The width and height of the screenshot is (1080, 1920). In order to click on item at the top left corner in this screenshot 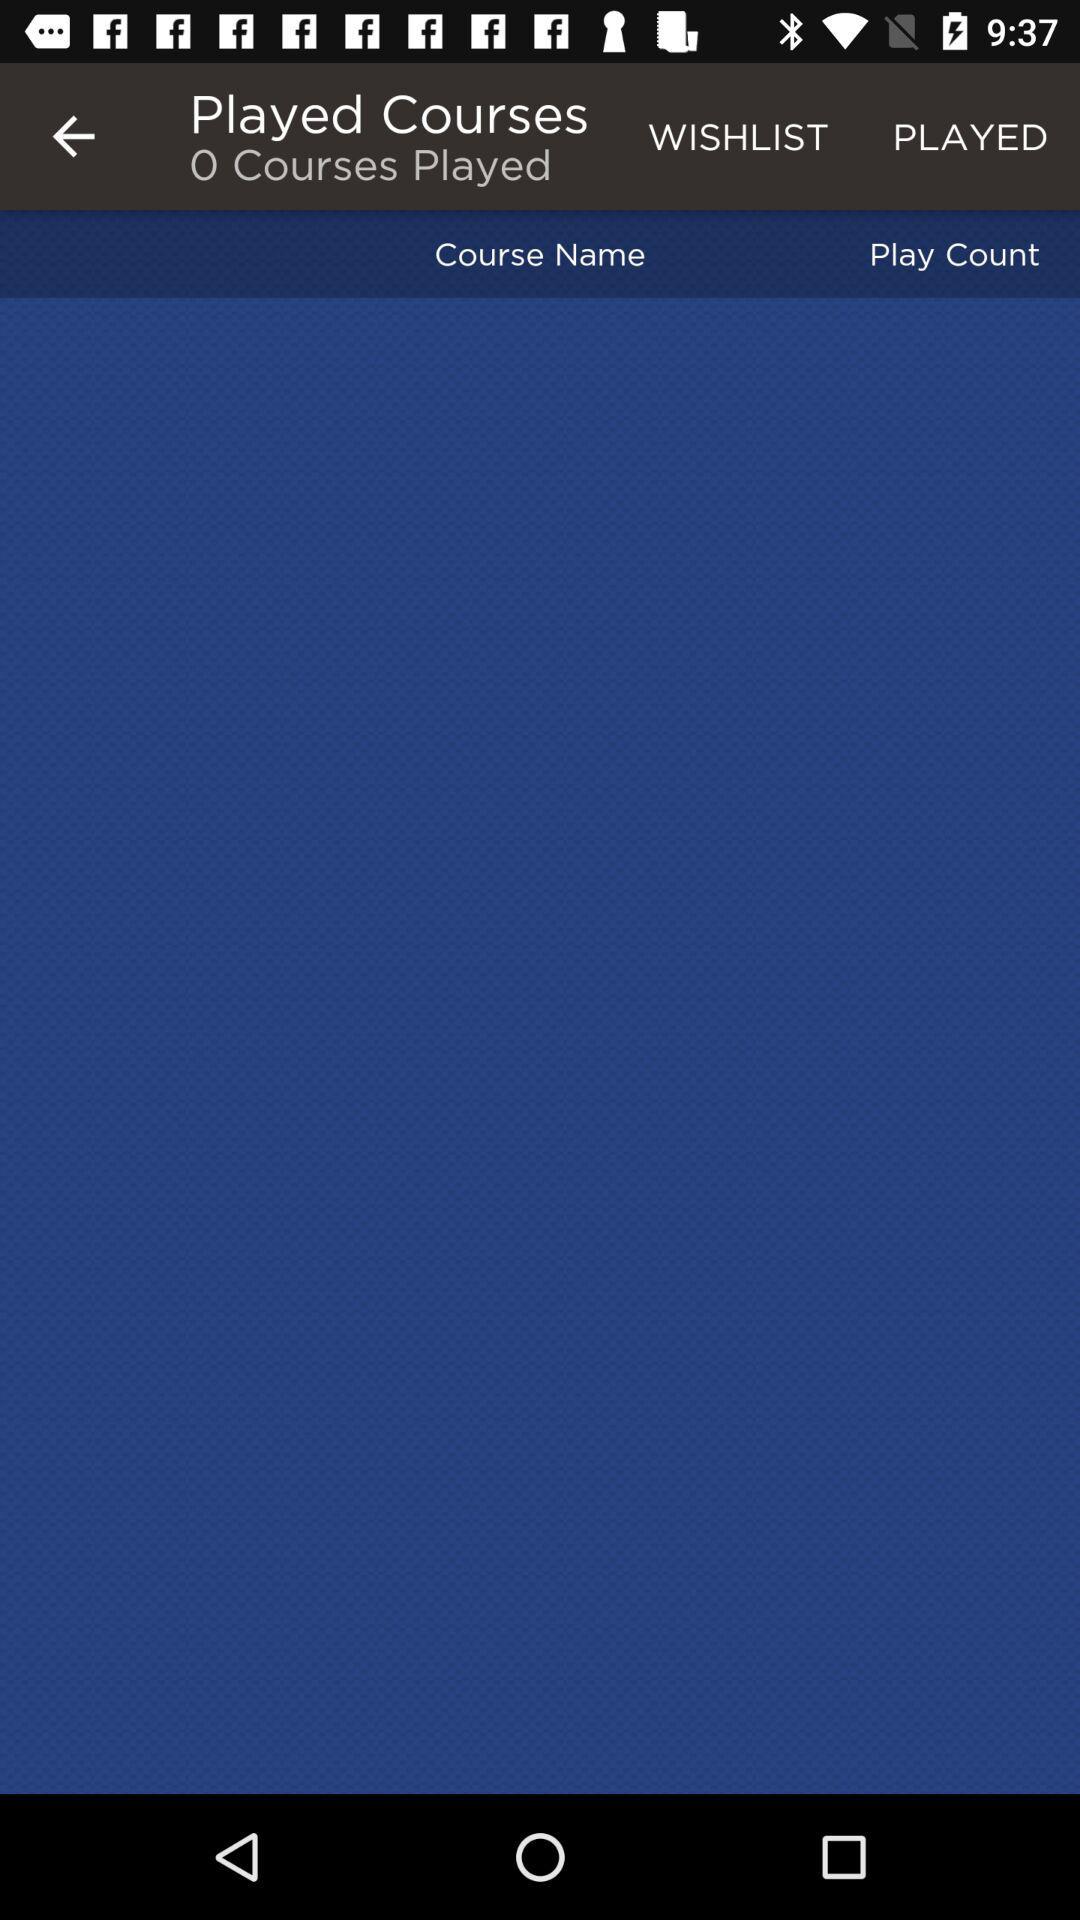, I will do `click(72, 135)`.